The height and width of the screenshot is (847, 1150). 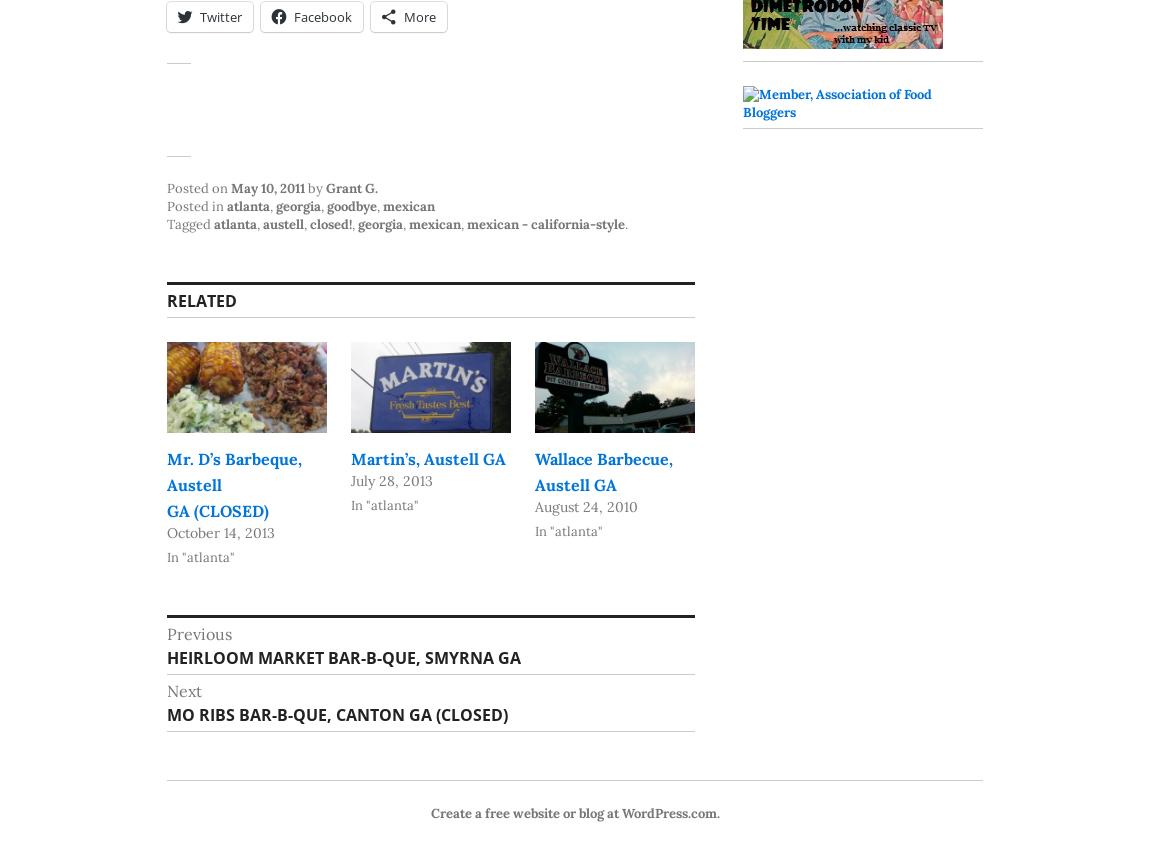 I want to click on 'Tagged', so click(x=189, y=223).